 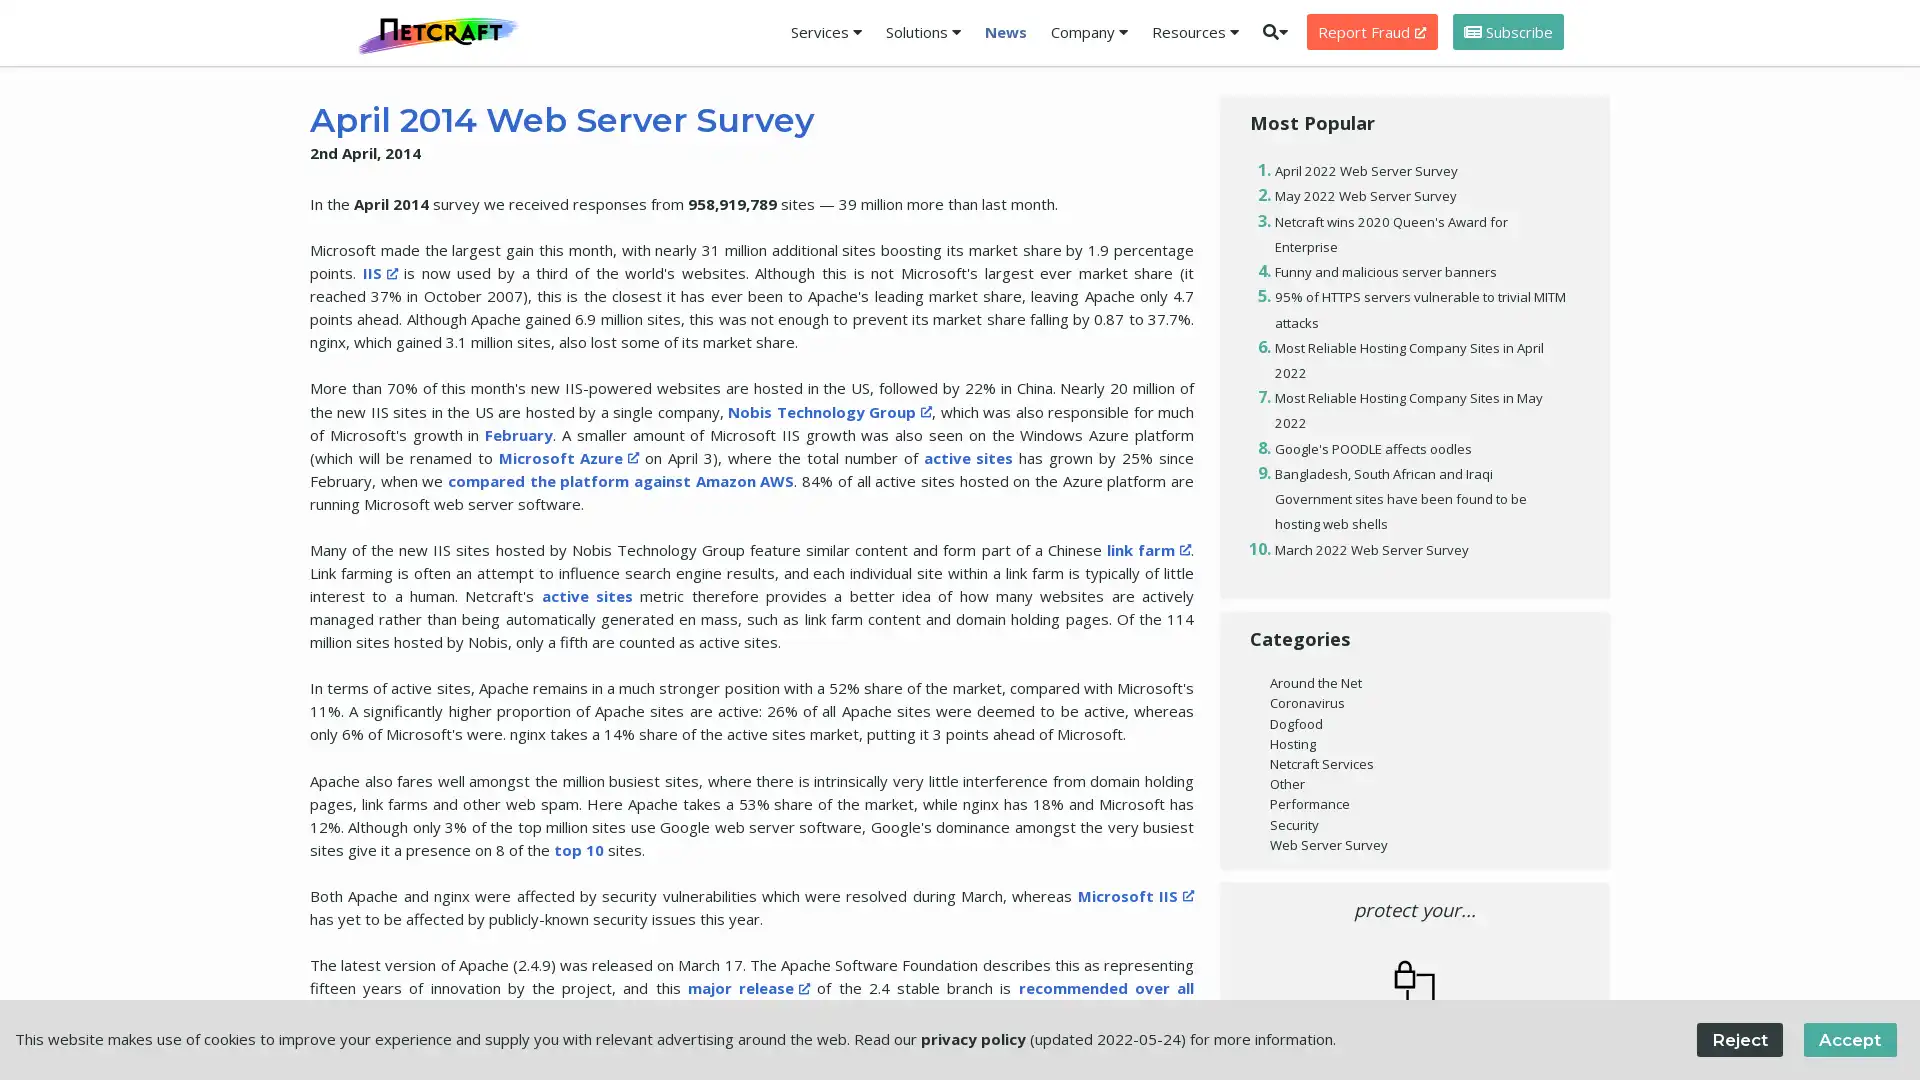 I want to click on Accept, so click(x=1848, y=1038).